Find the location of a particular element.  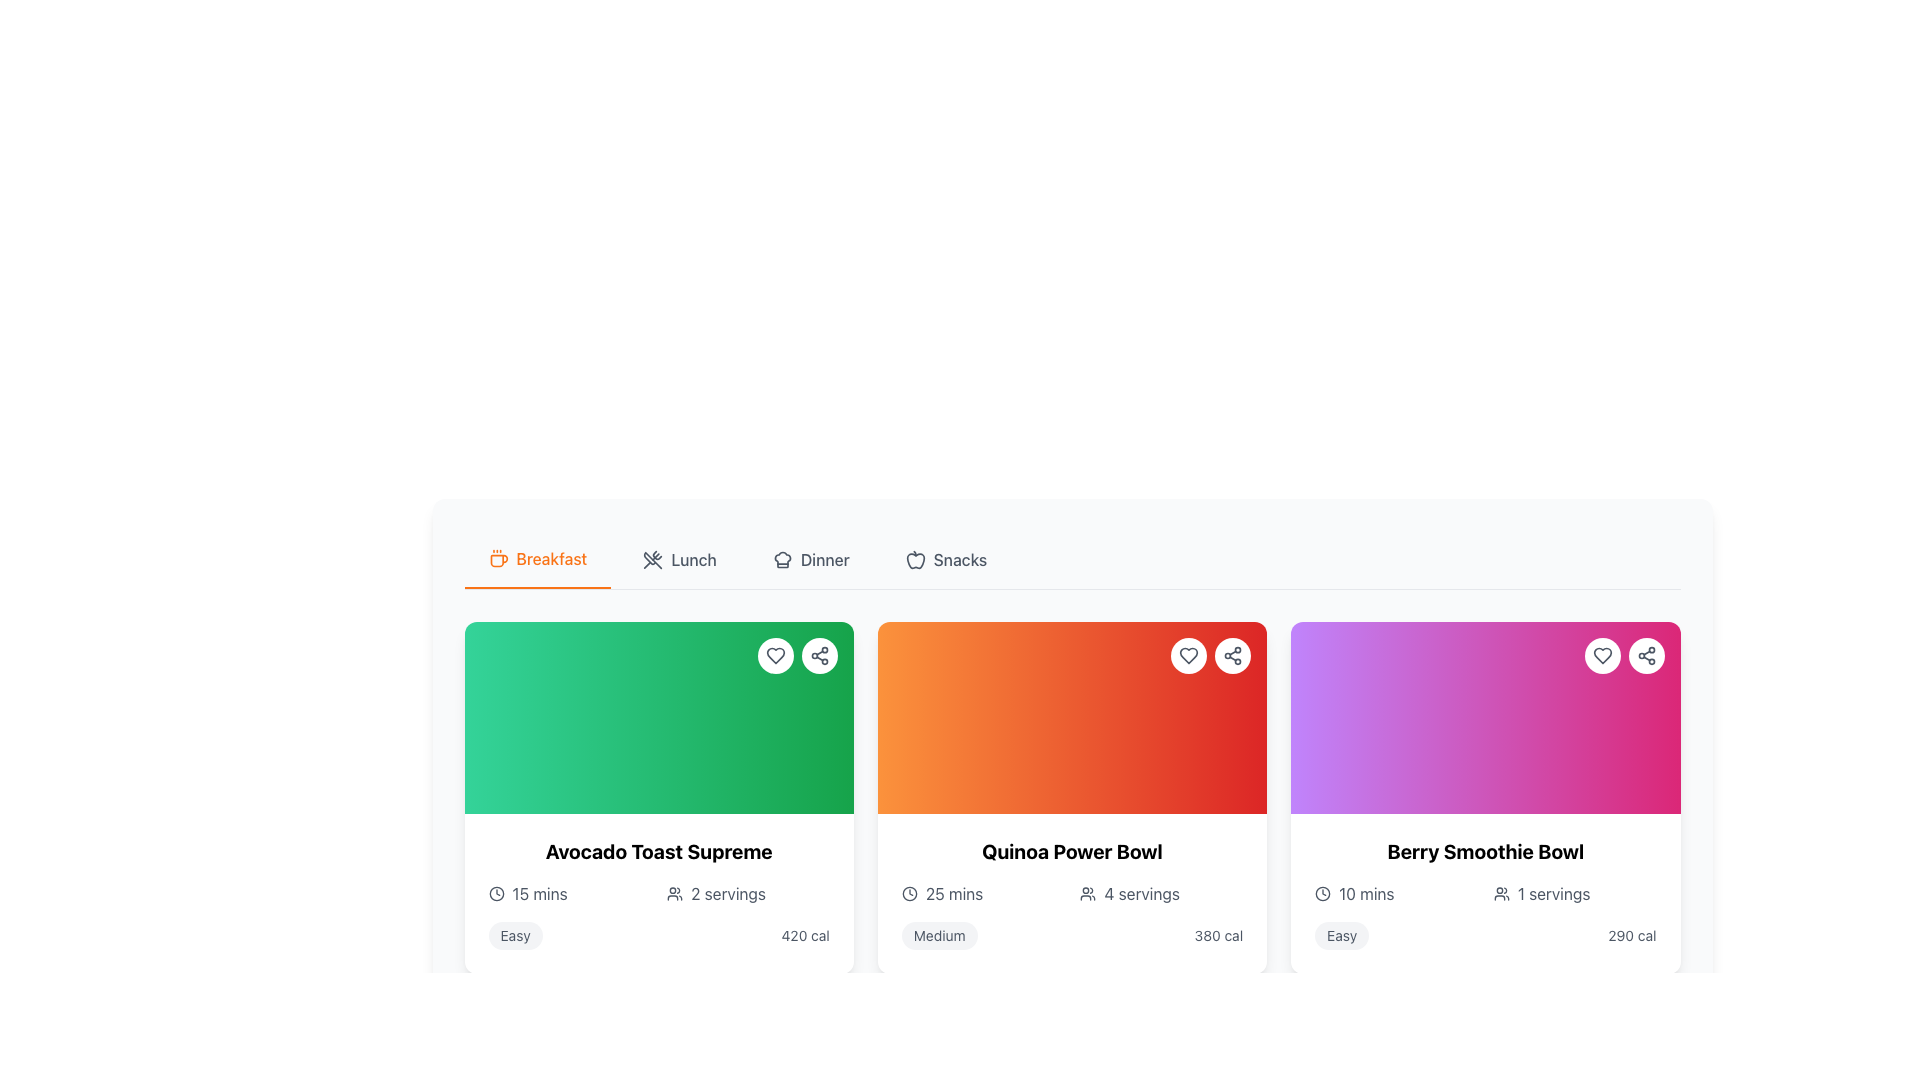

the 'Medium' text label located at the bottom of the 'Quinoa Power Bowl' card, which has a light gray background and dark gray text is located at coordinates (938, 936).